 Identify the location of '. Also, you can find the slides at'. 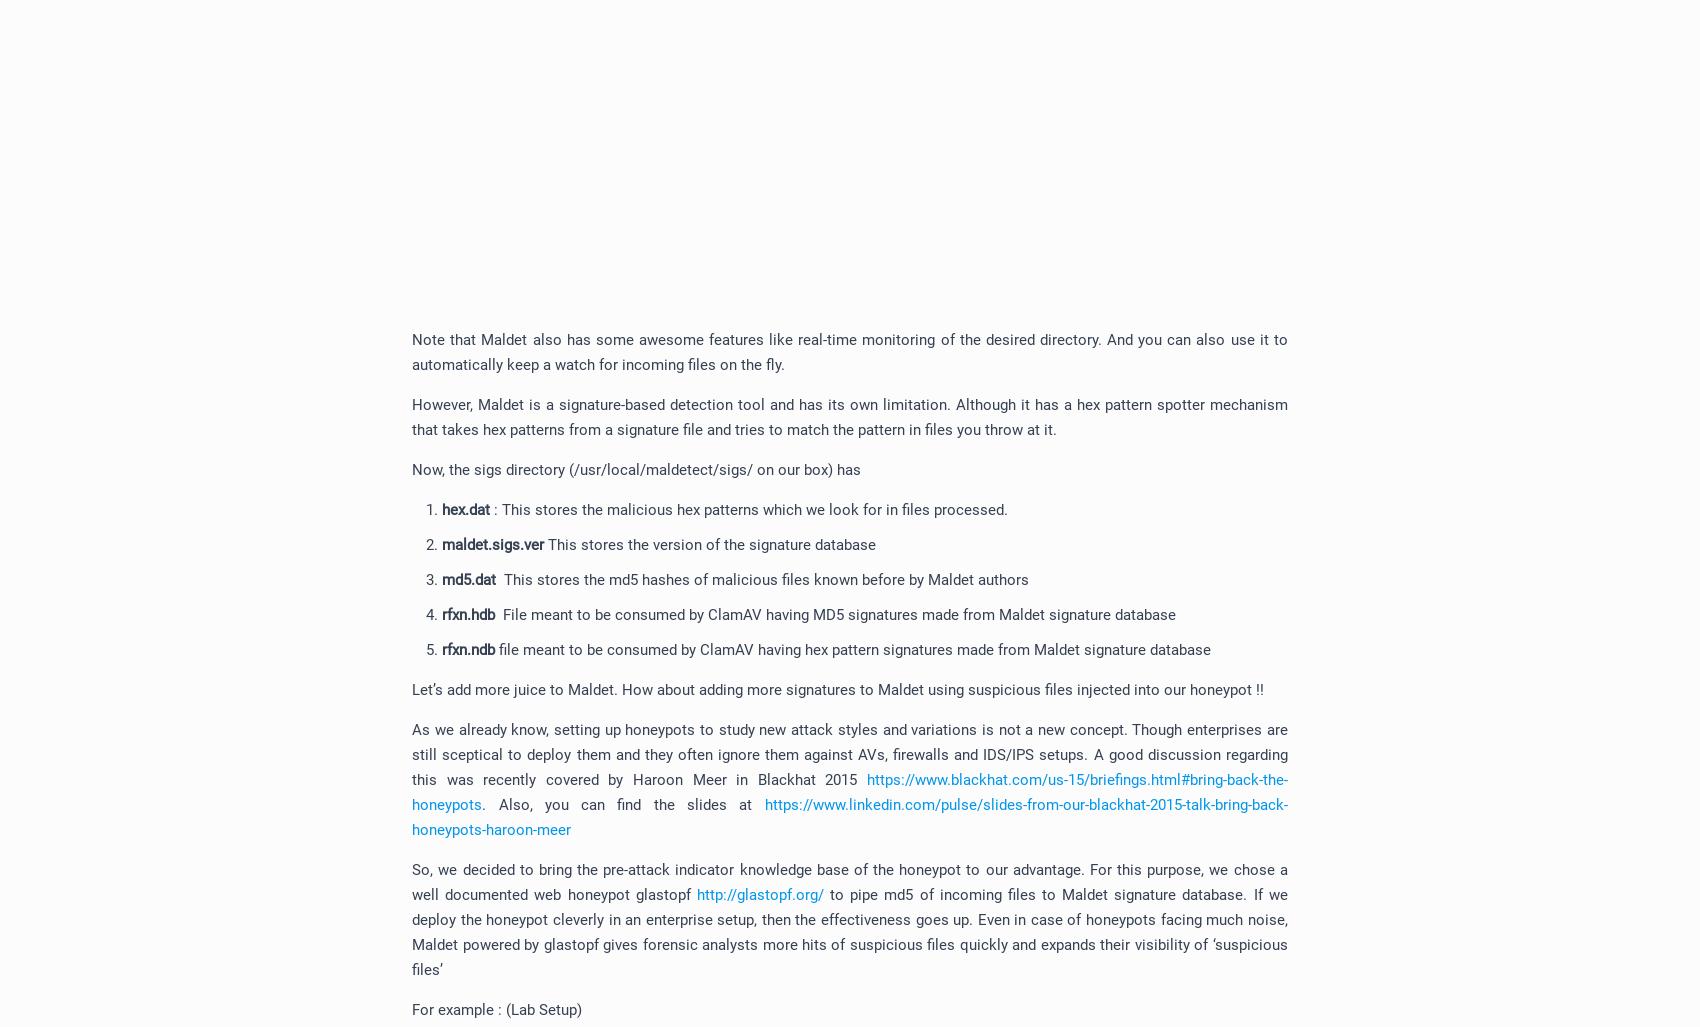
(622, 804).